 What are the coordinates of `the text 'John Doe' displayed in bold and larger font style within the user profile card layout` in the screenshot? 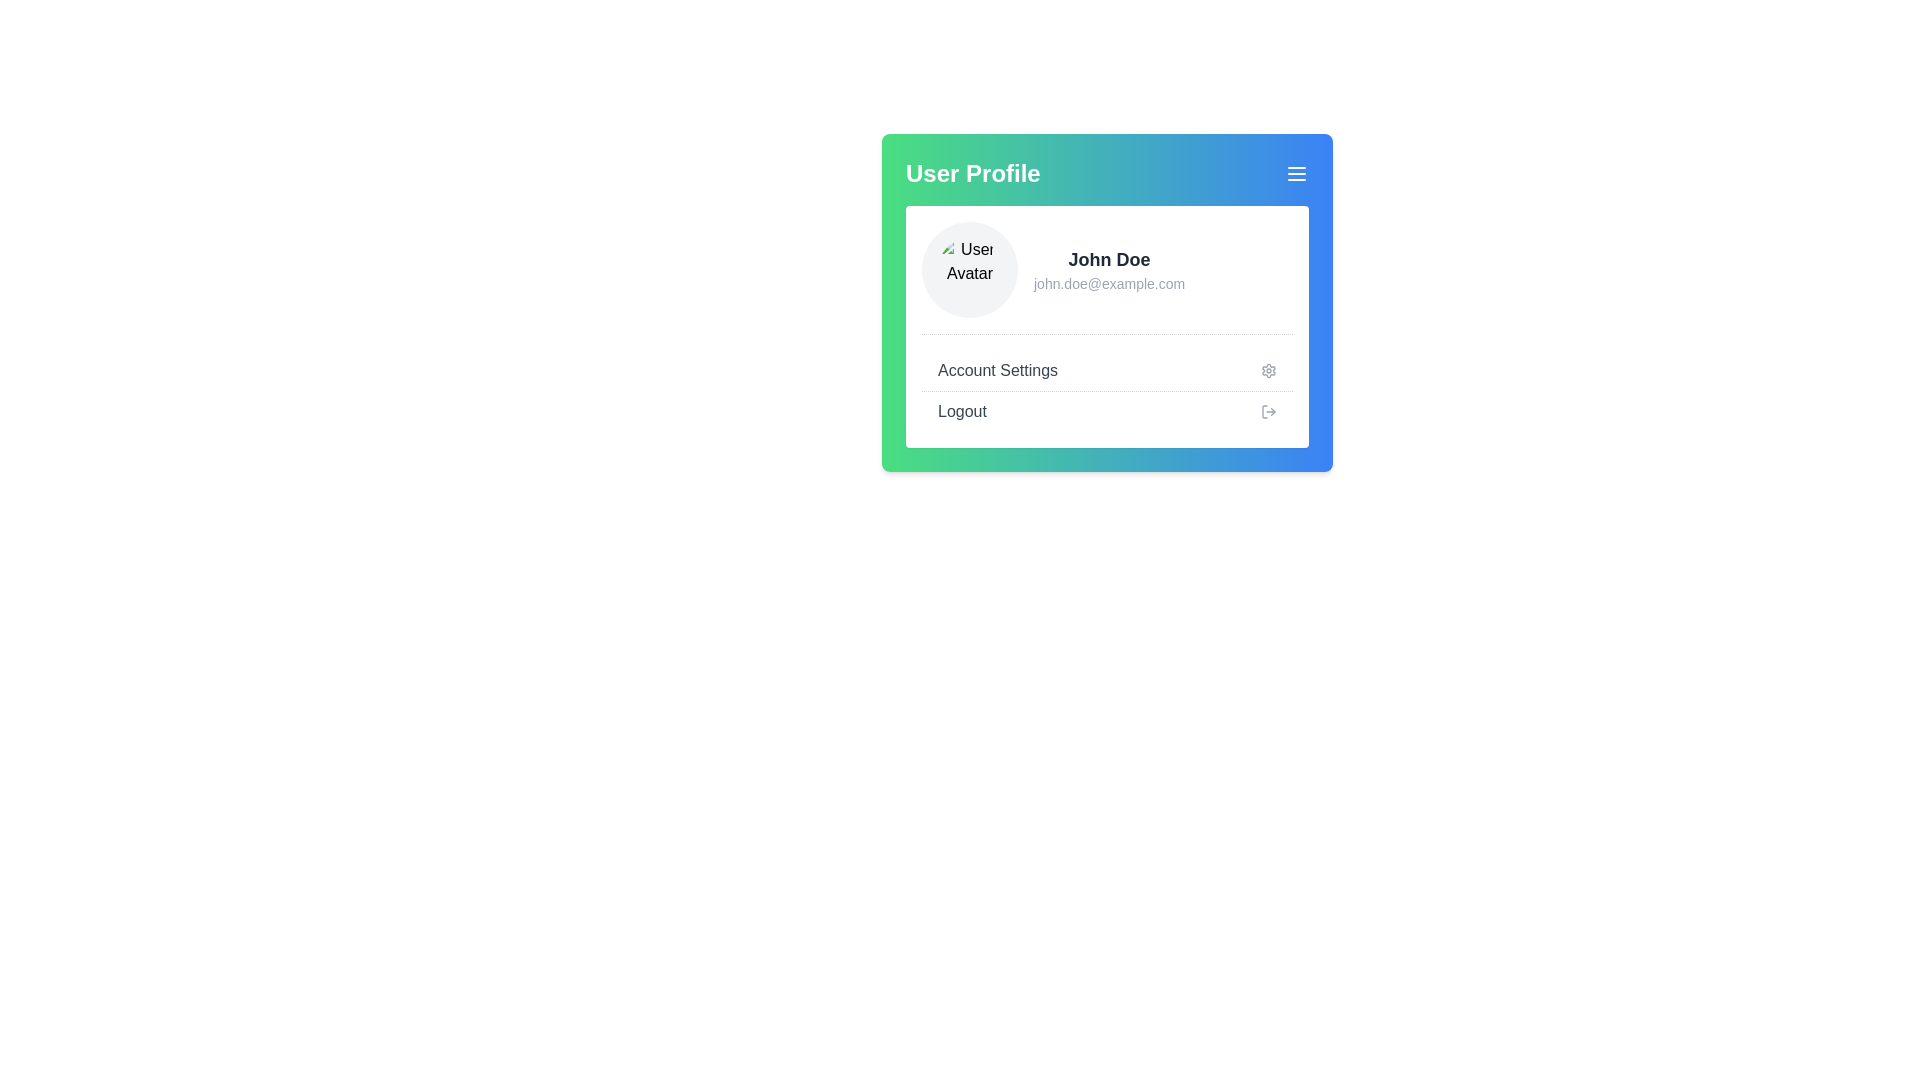 It's located at (1108, 258).